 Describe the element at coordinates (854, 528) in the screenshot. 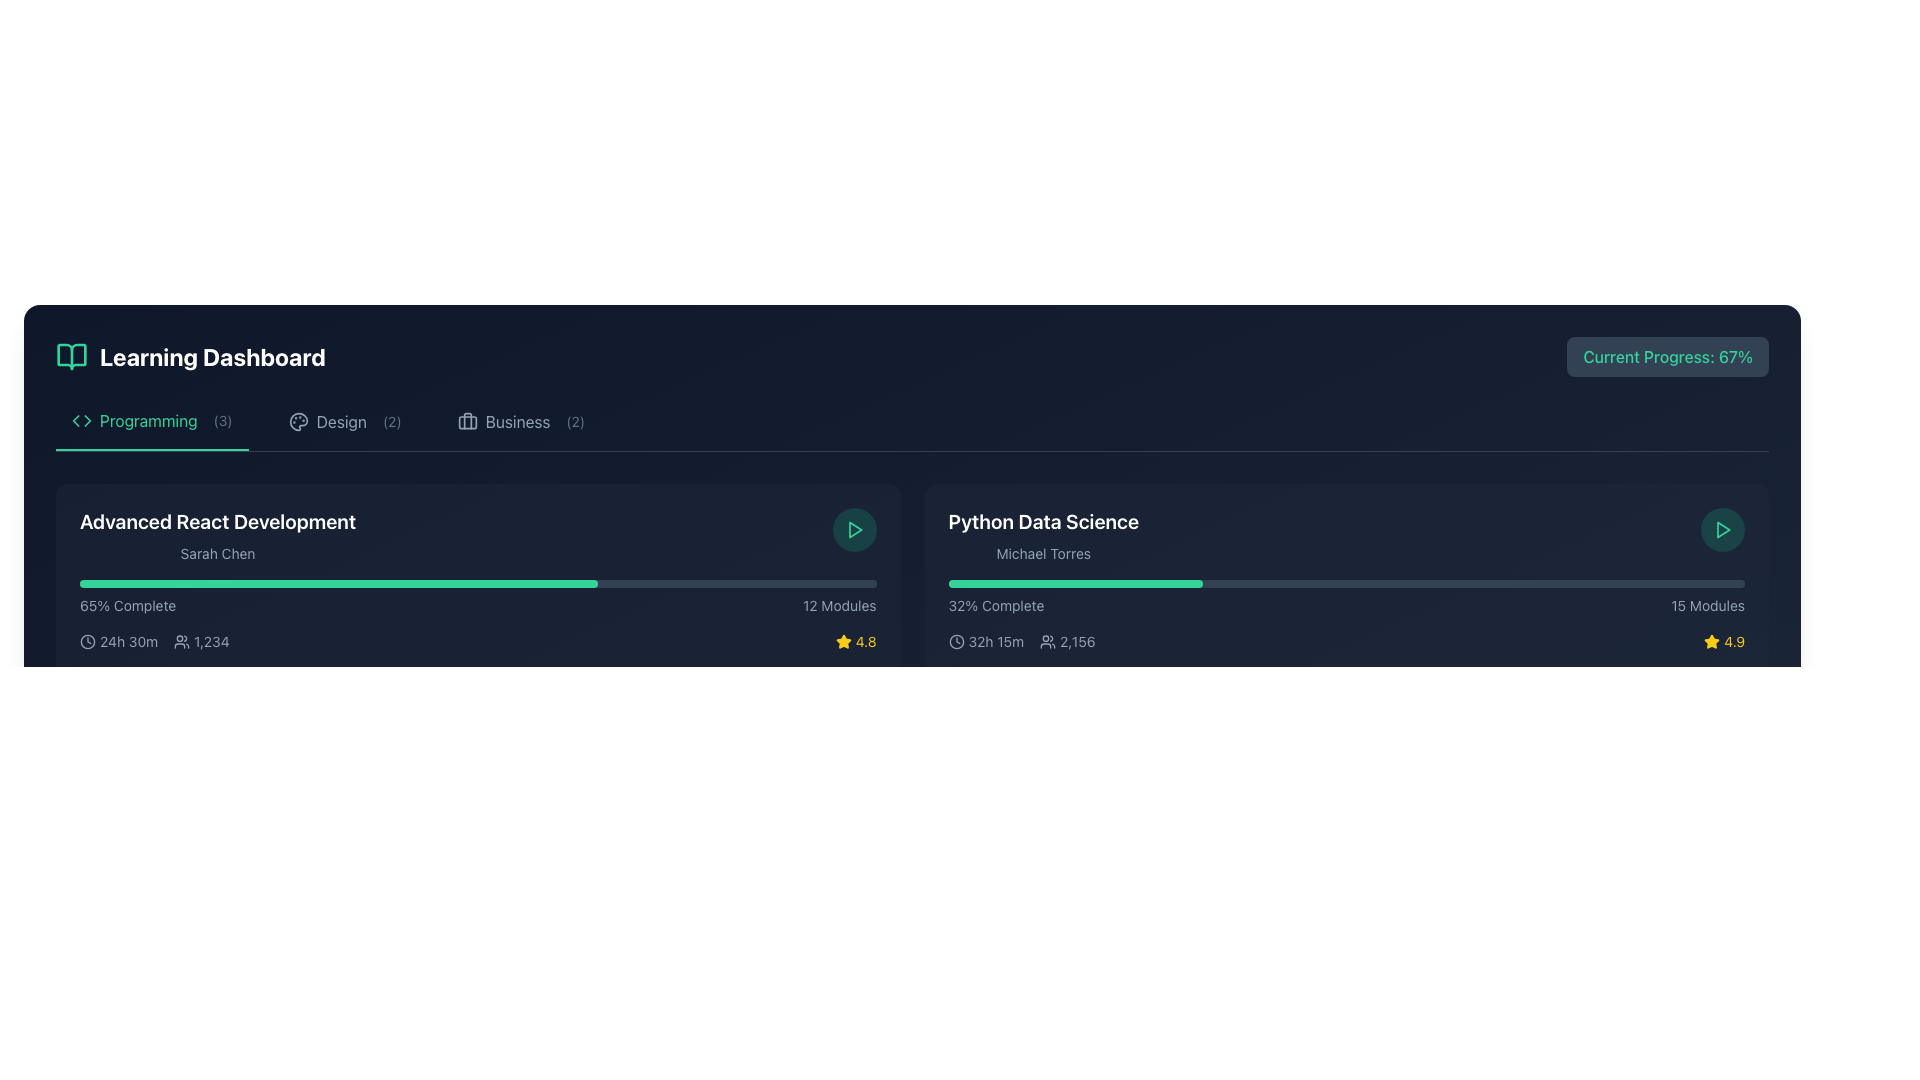

I see `the button located on the right side of the 'Advanced React Development' course details` at that location.